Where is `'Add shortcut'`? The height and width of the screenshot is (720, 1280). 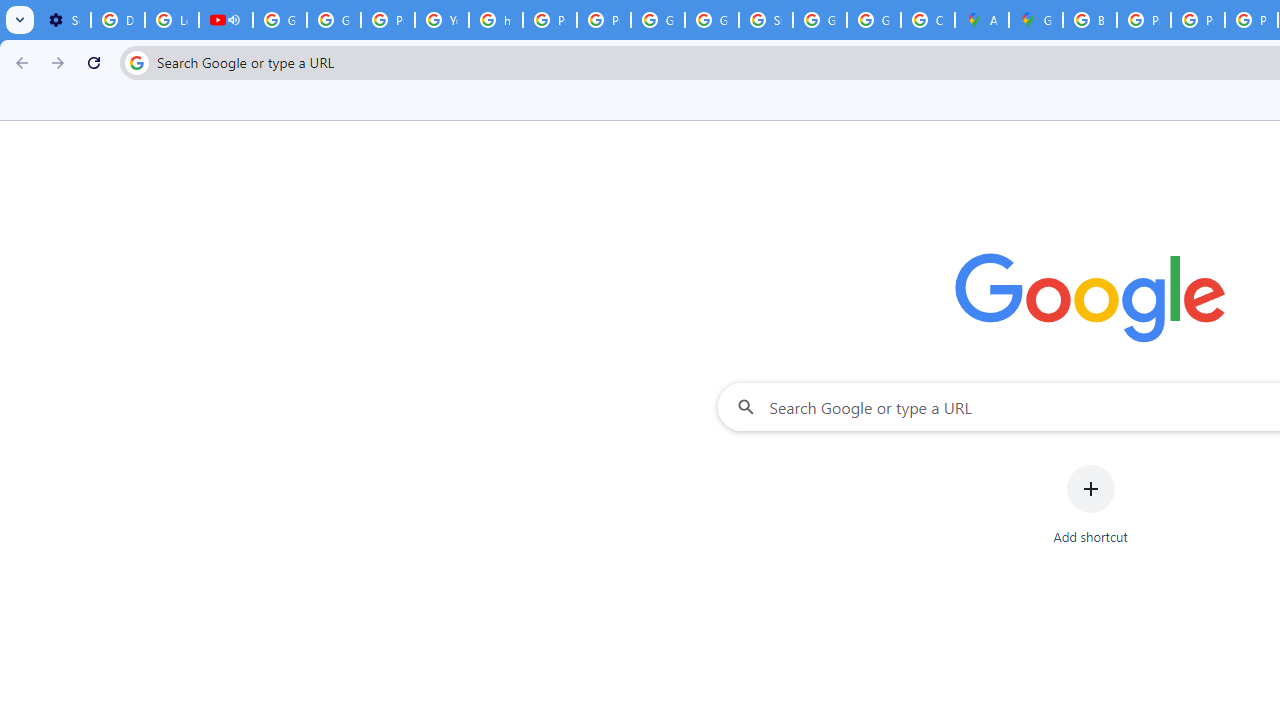 'Add shortcut' is located at coordinates (1089, 504).